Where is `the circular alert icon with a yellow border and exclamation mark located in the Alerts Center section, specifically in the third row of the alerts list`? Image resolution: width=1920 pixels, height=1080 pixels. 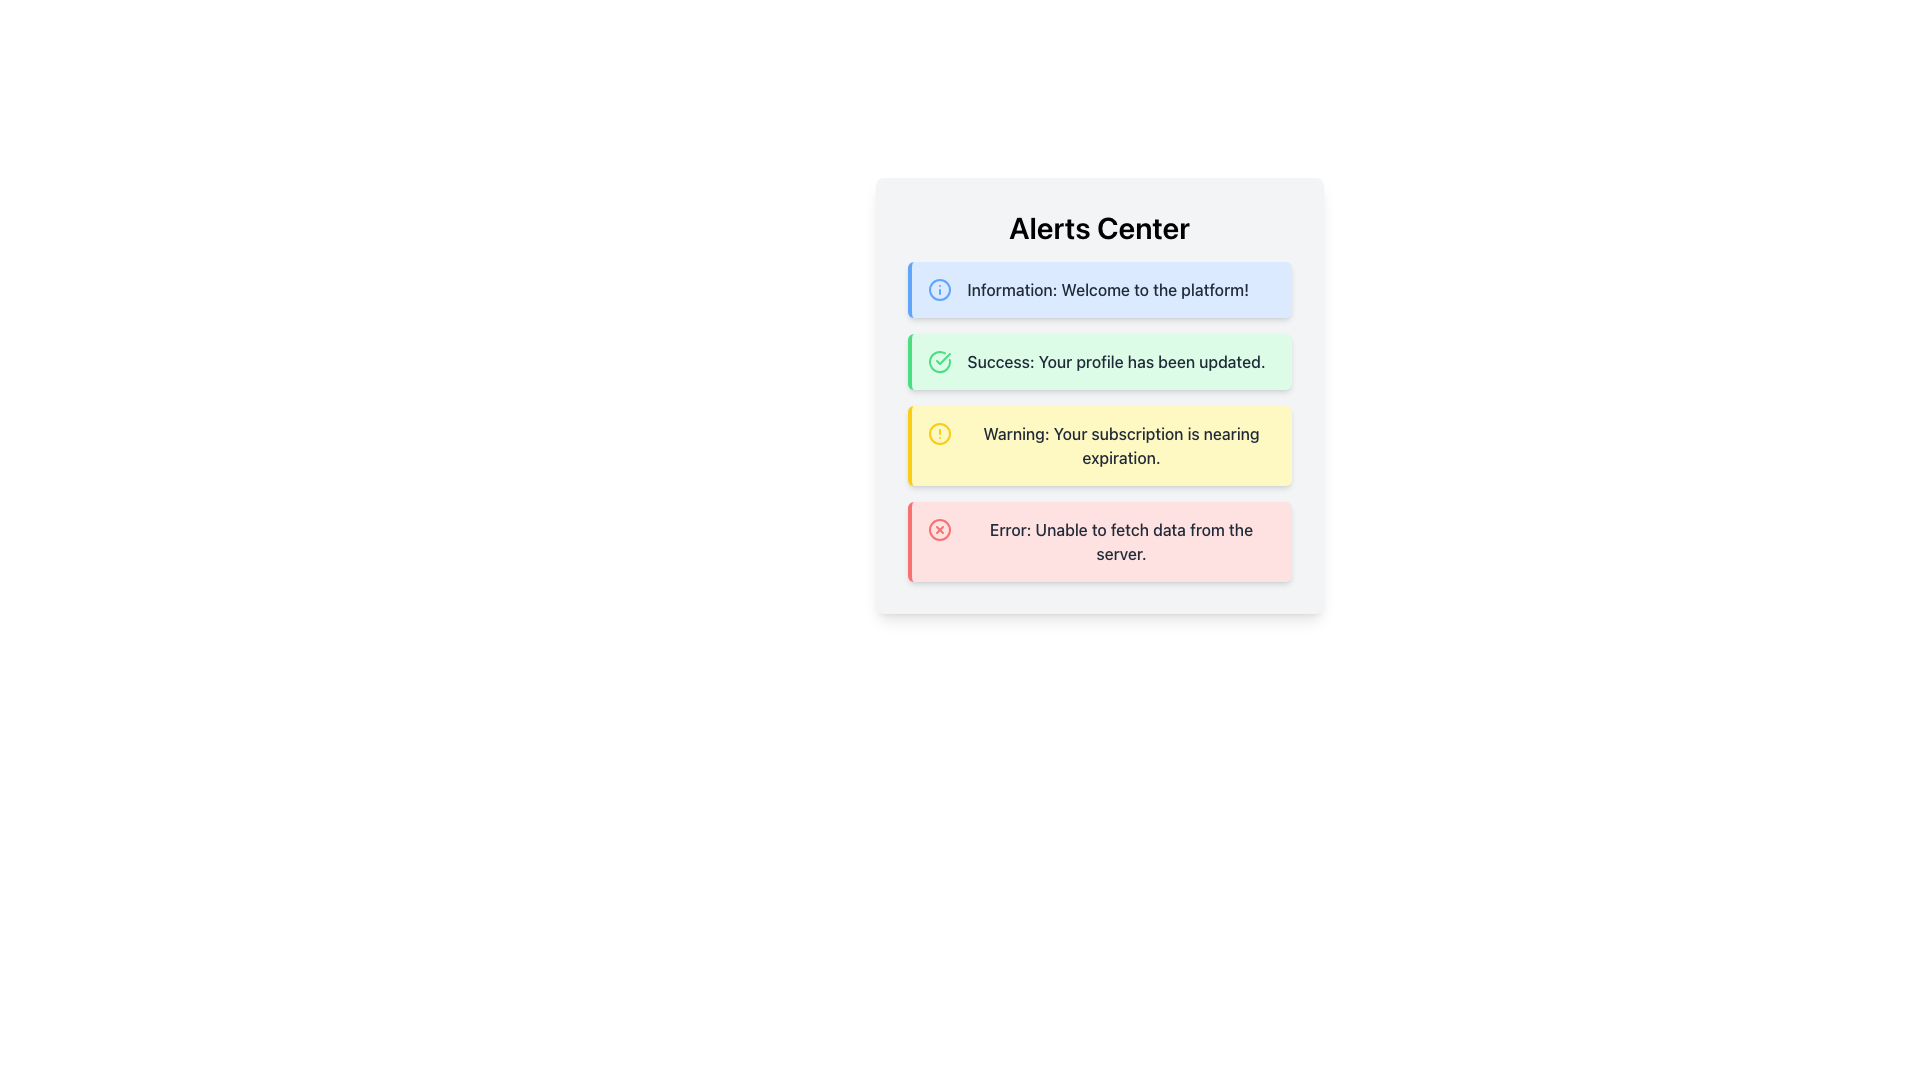
the circular alert icon with a yellow border and exclamation mark located in the Alerts Center section, specifically in the third row of the alerts list is located at coordinates (938, 433).